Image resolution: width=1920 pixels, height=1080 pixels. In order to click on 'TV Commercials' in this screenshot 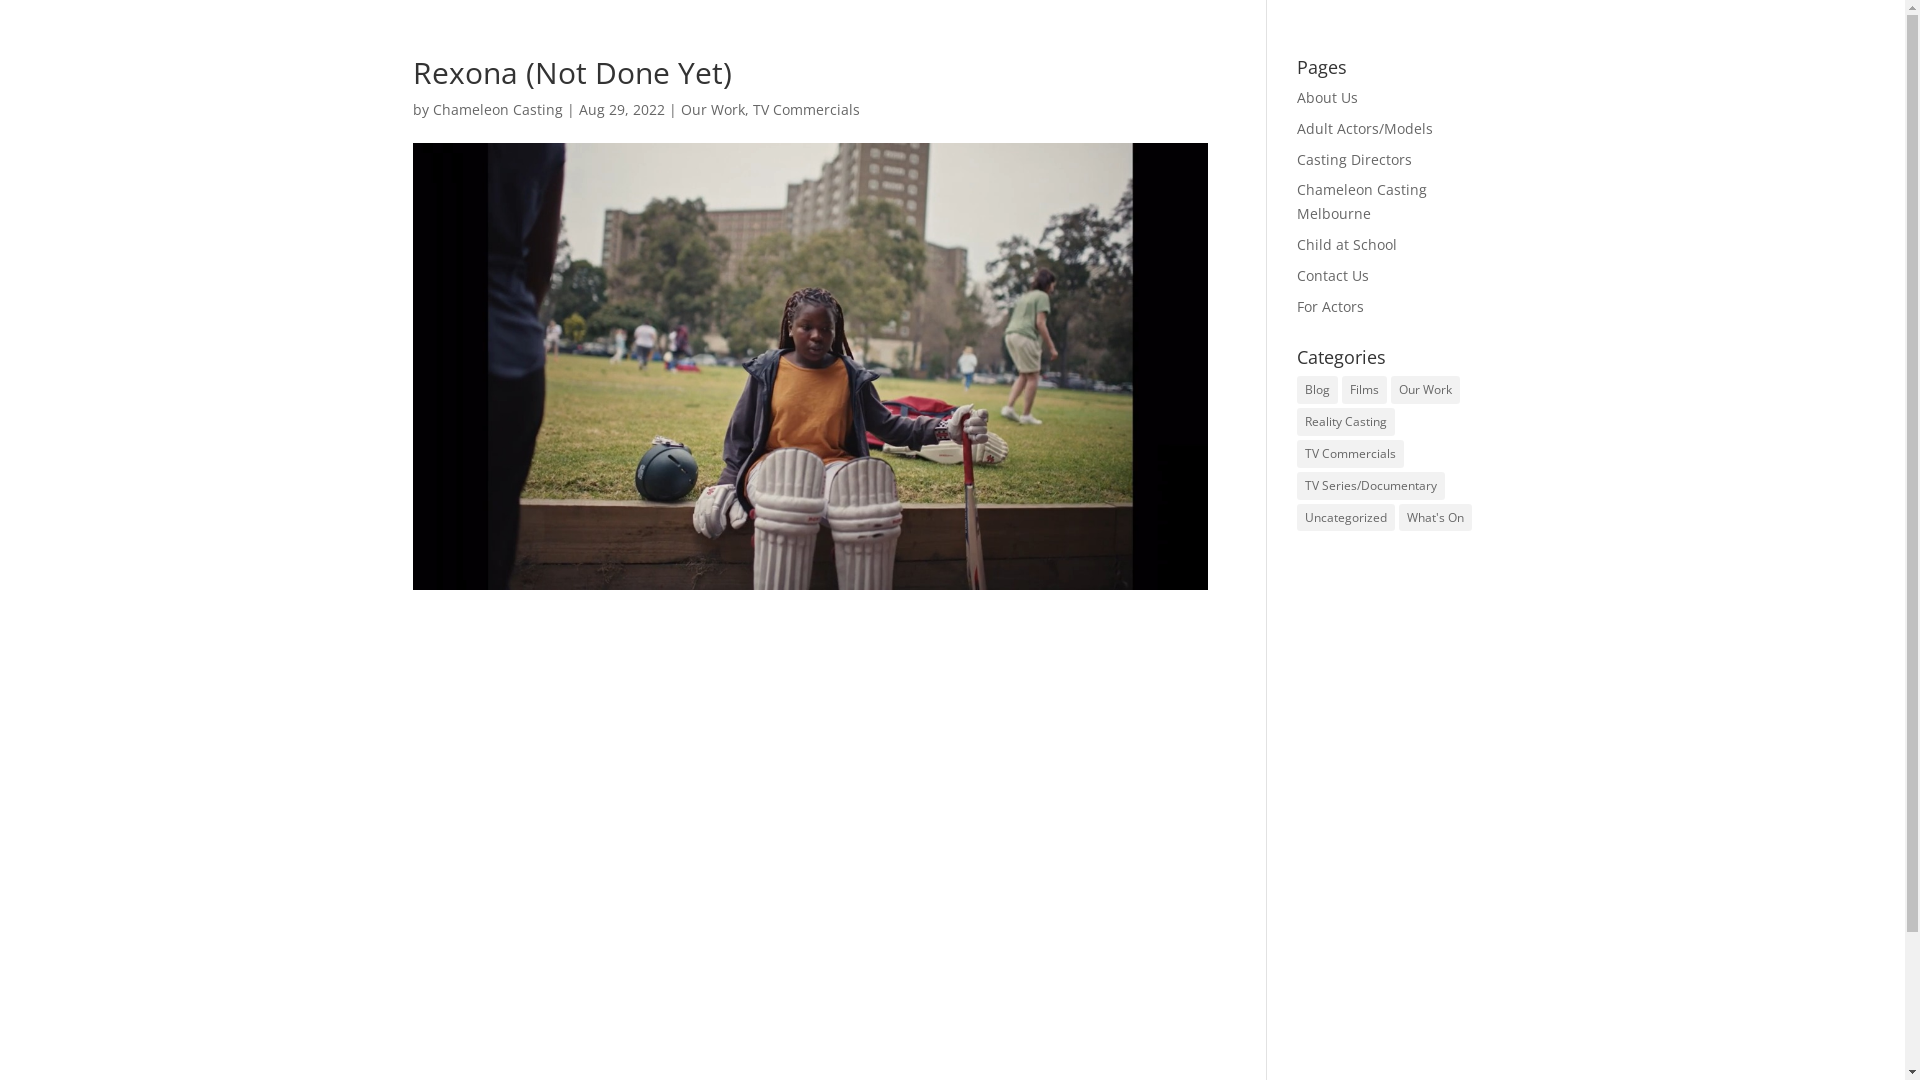, I will do `click(805, 109)`.